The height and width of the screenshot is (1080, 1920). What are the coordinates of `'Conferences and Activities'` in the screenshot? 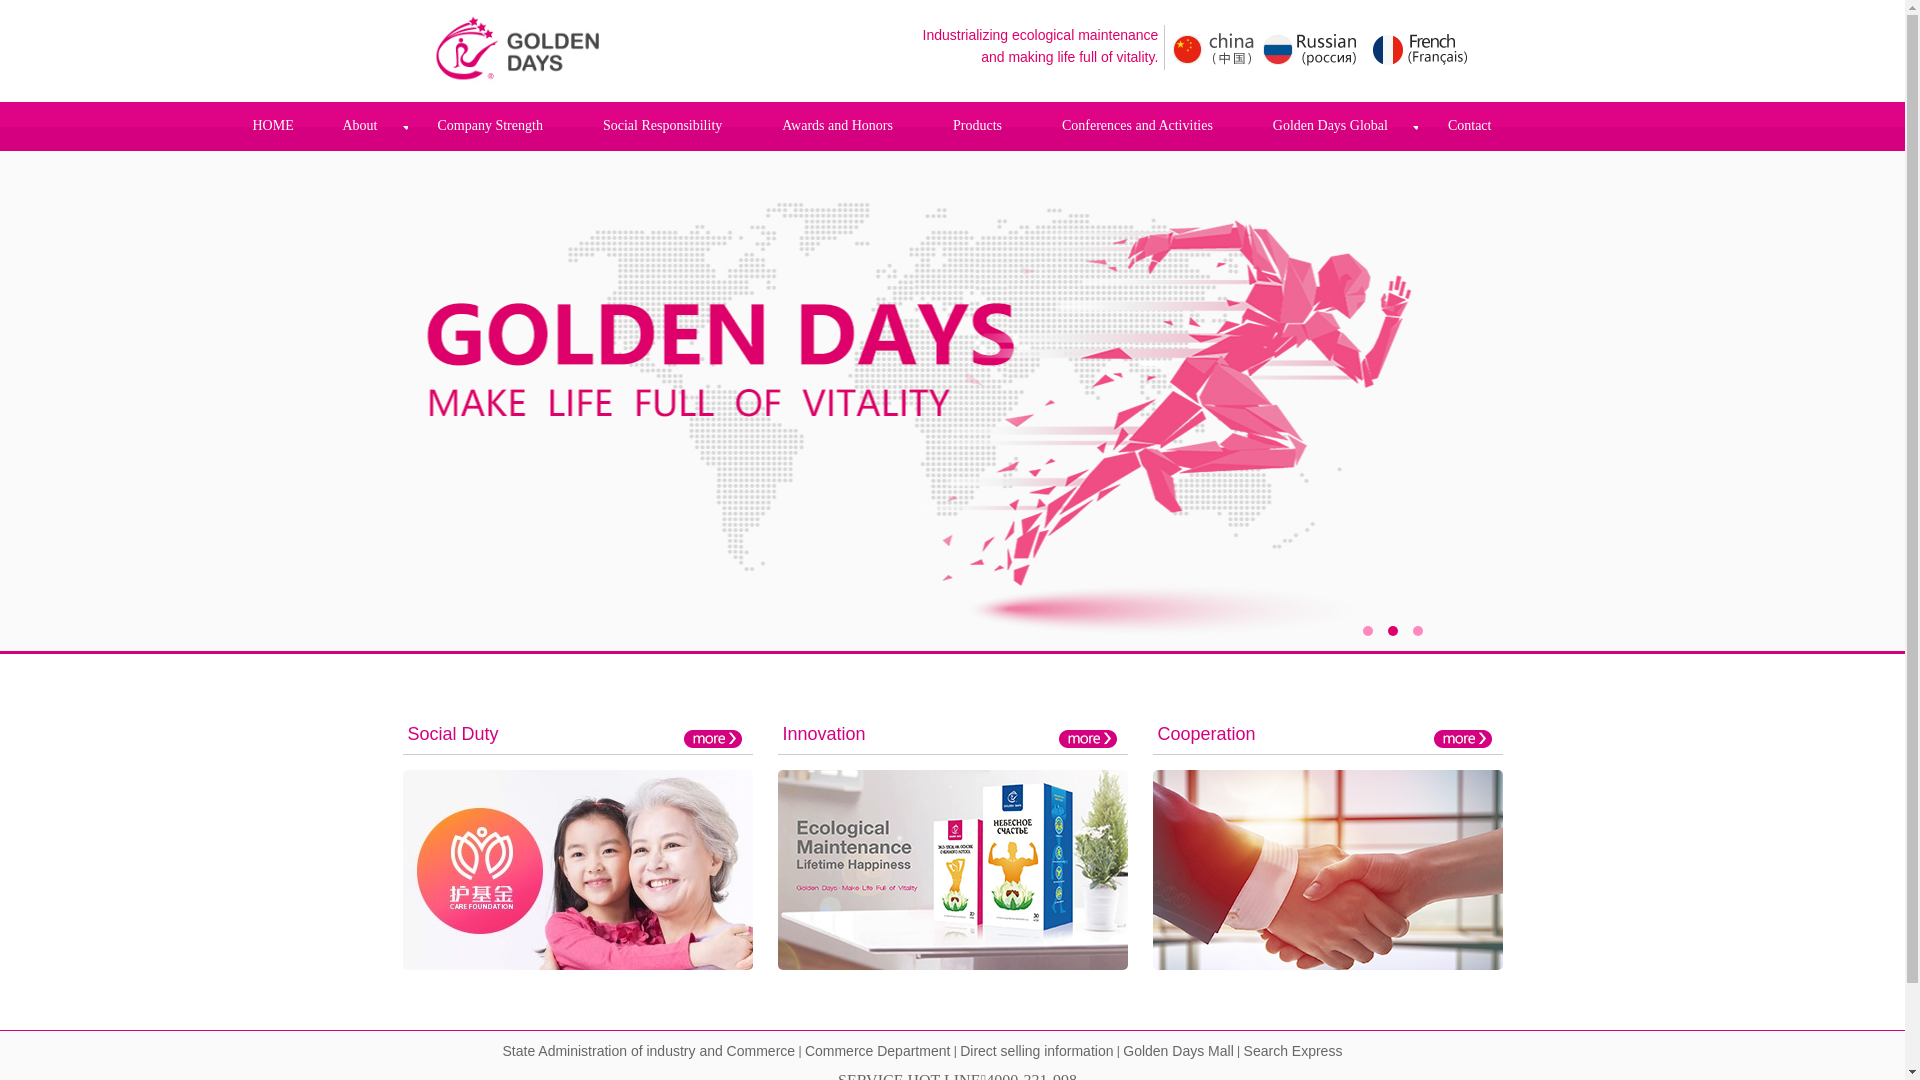 It's located at (1032, 126).